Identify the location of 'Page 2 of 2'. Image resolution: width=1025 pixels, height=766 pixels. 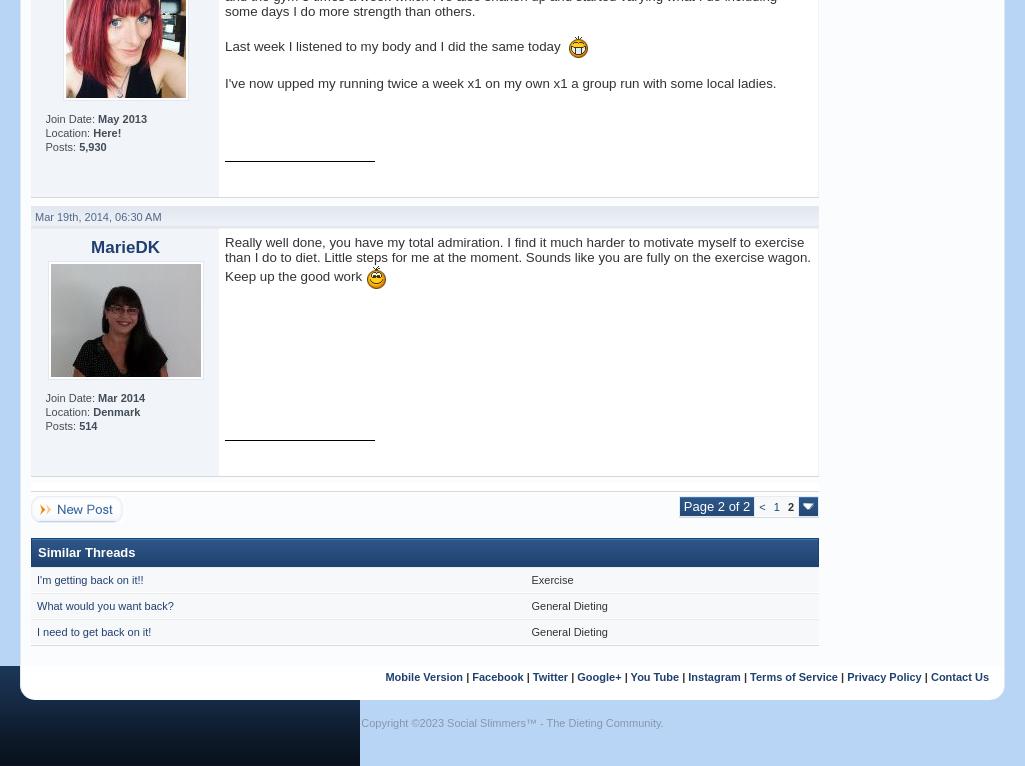
(715, 506).